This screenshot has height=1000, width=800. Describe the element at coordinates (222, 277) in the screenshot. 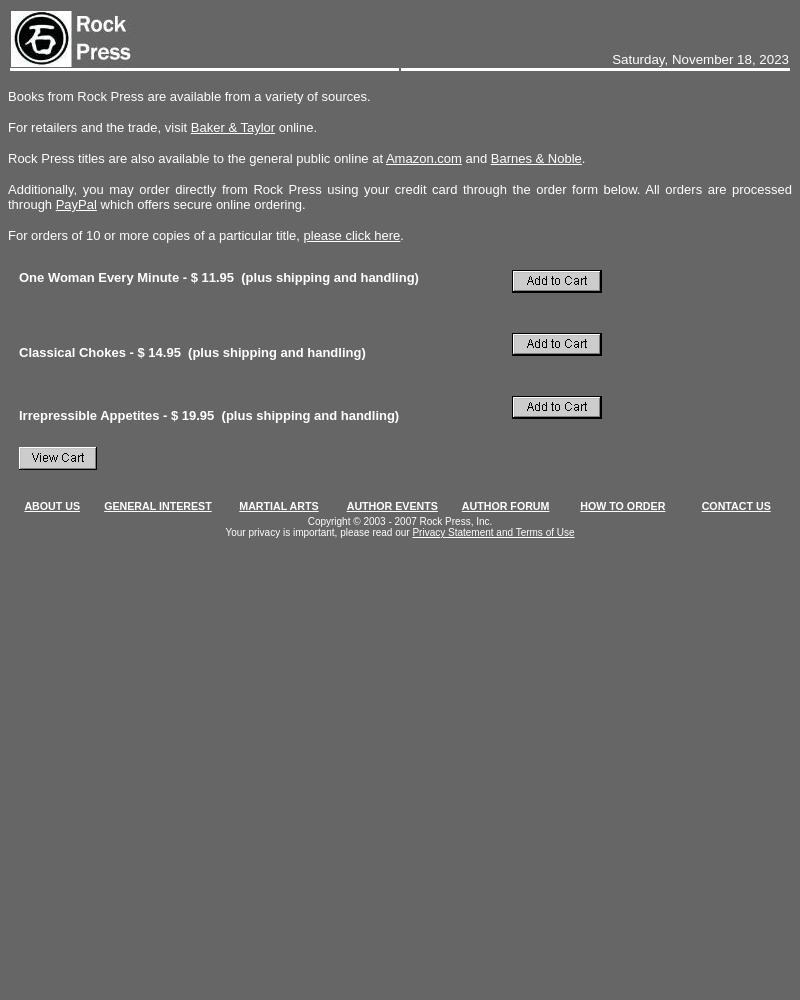

I see `'One
        Woman Every Minute - $ 11.95  (plus shipping and handling)'` at that location.